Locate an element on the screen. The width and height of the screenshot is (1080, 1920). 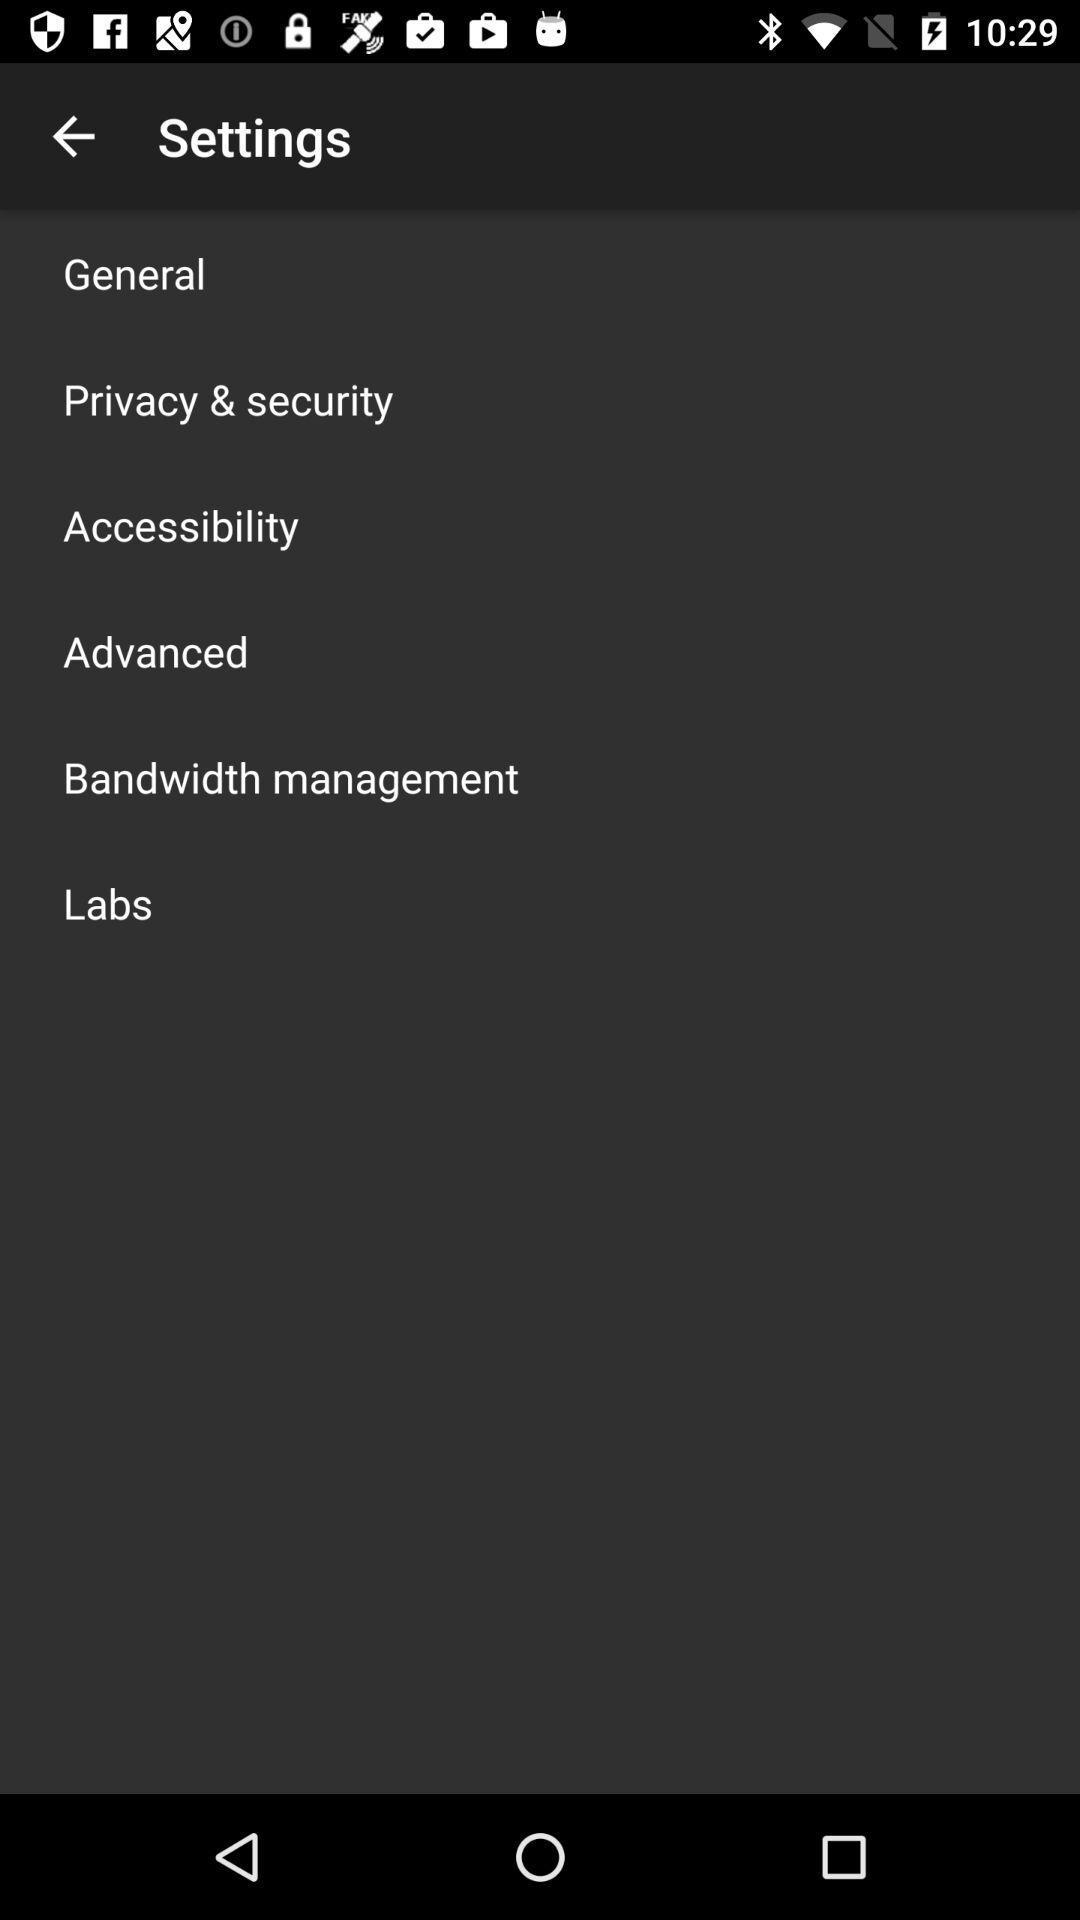
the bandwidth management is located at coordinates (290, 776).